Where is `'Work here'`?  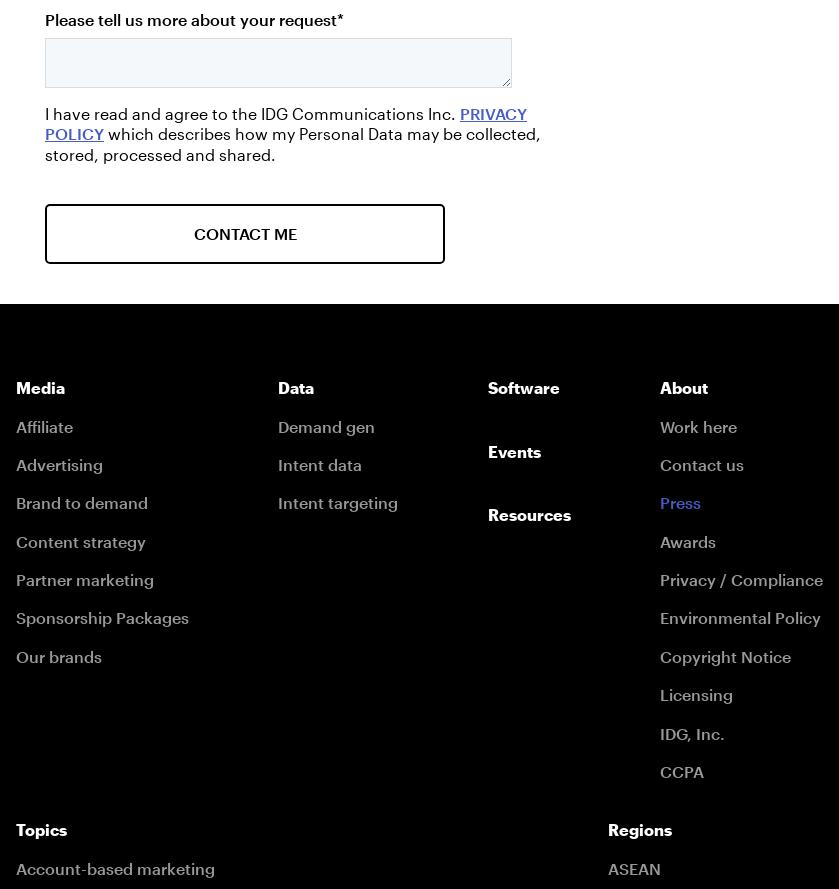 'Work here' is located at coordinates (658, 425).